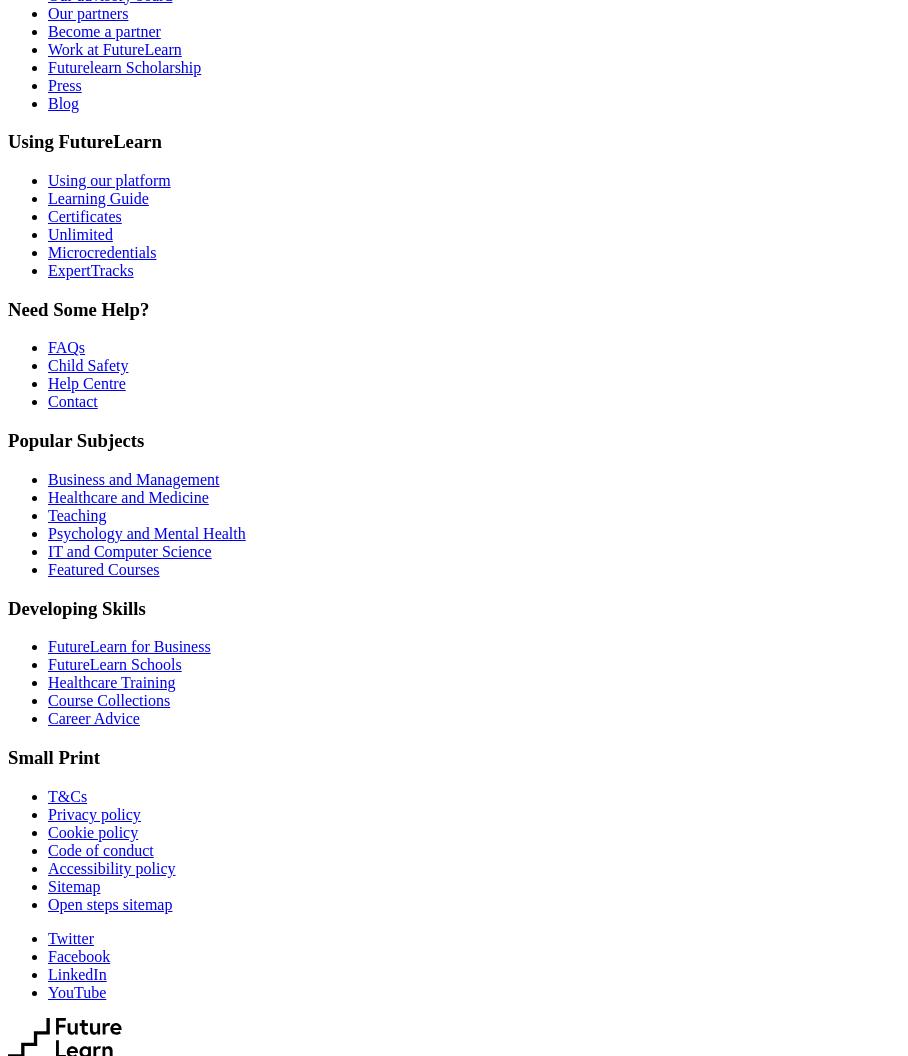  Describe the element at coordinates (48, 849) in the screenshot. I see `'Code of conduct'` at that location.